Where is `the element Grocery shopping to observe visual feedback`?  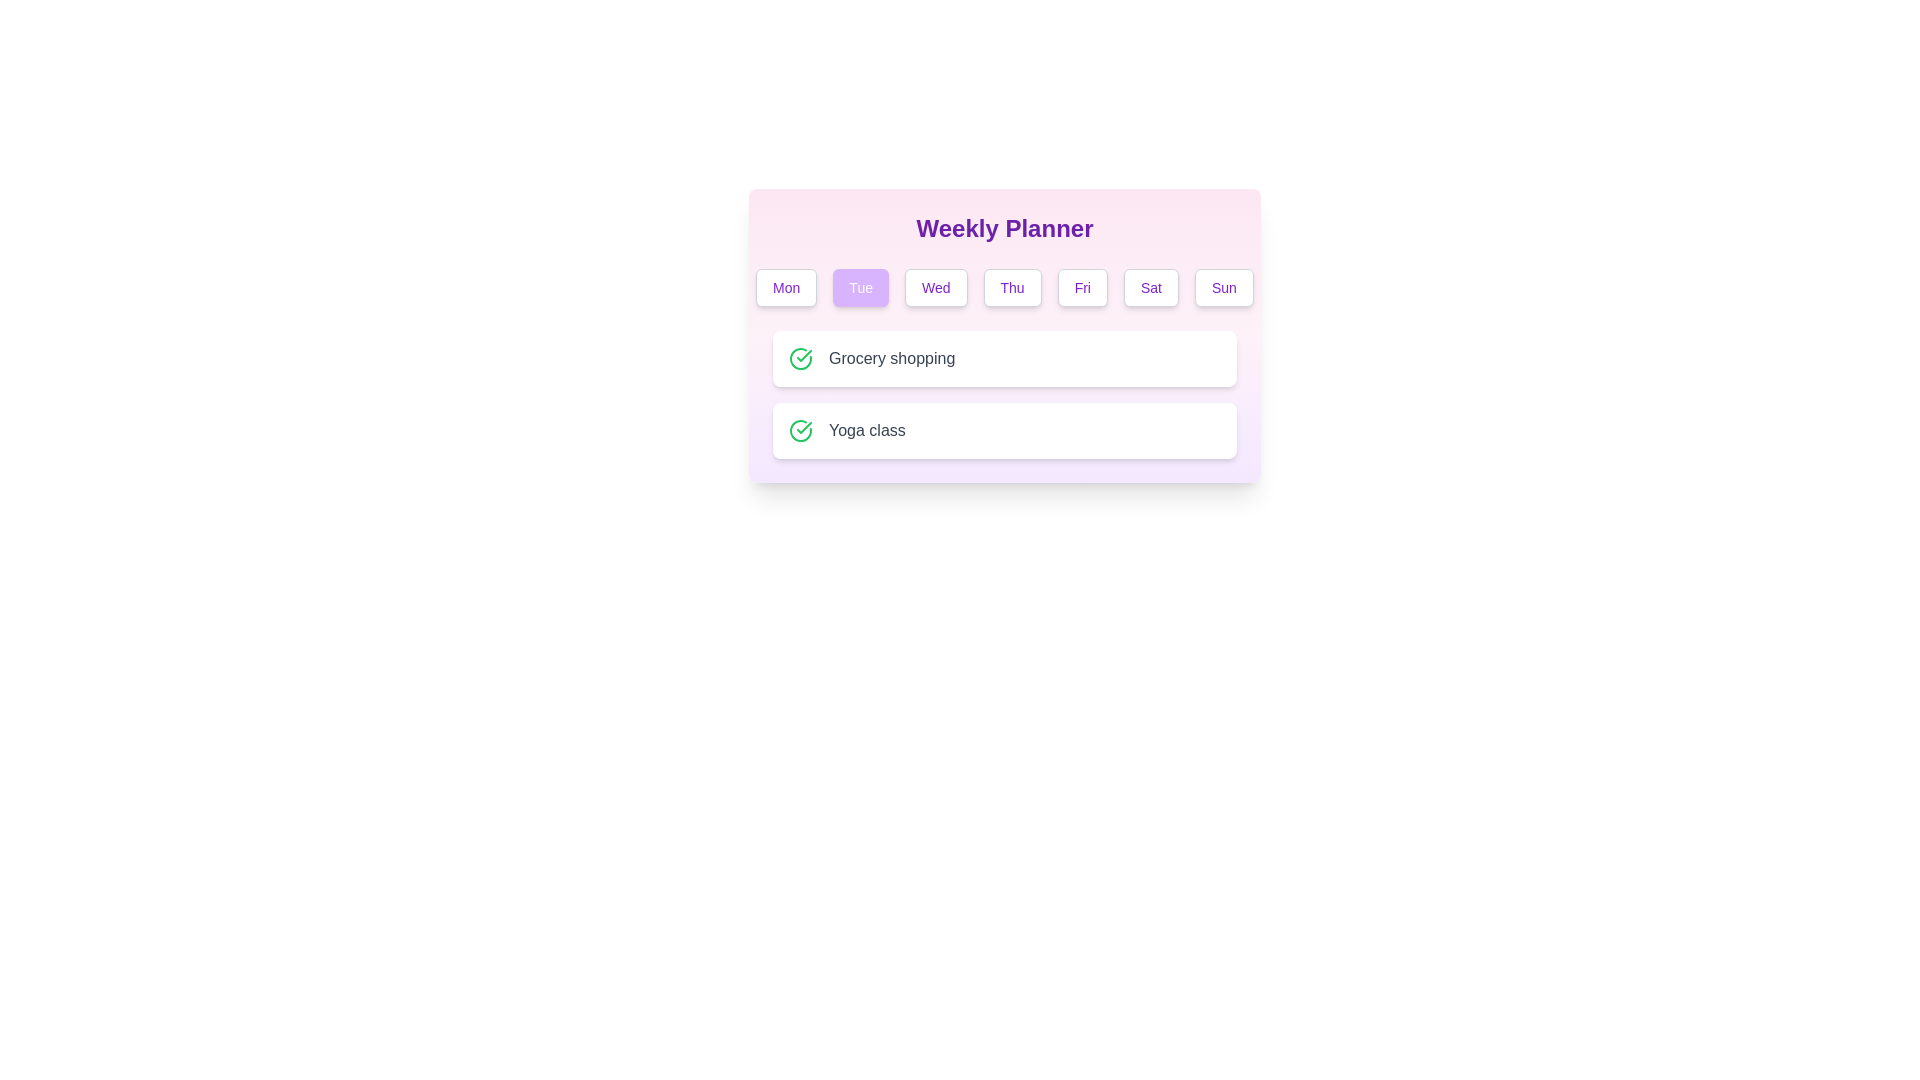
the element Grocery shopping to observe visual feedback is located at coordinates (1004, 357).